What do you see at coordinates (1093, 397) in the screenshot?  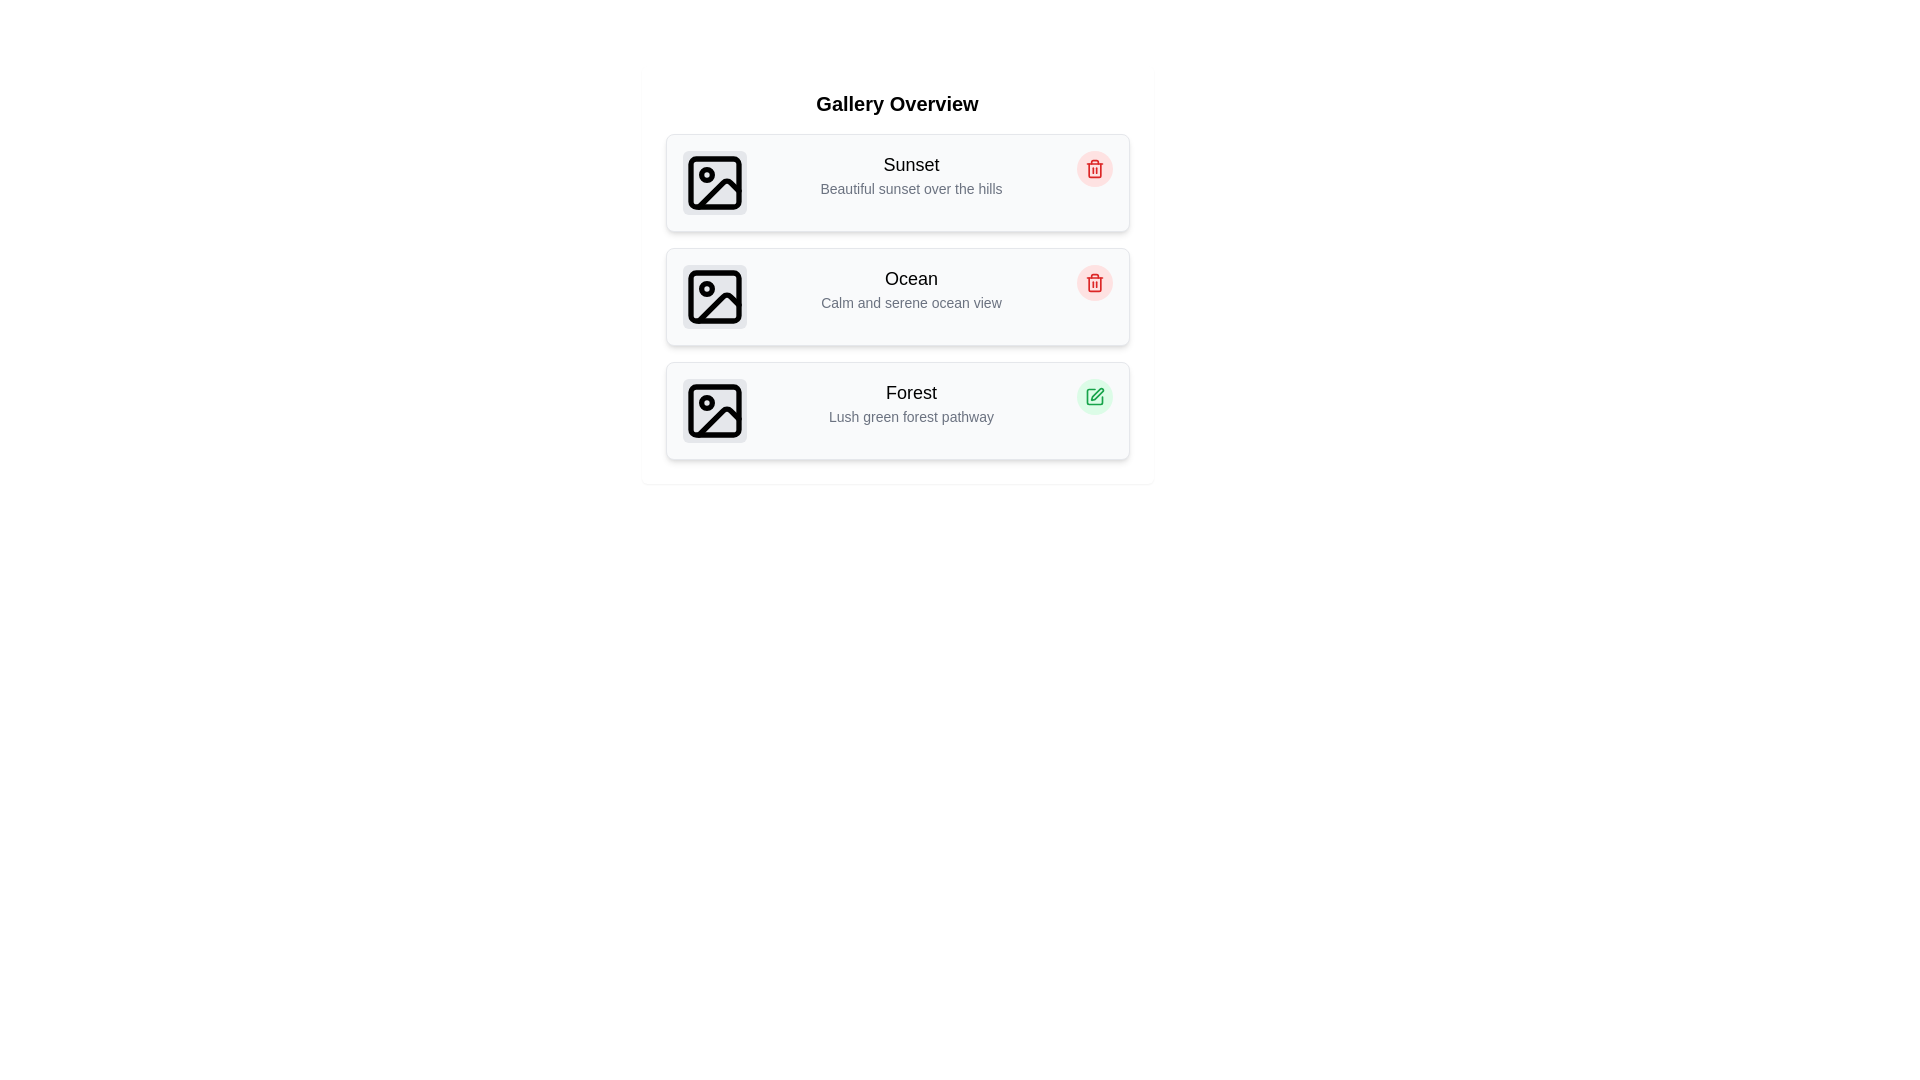 I see `the state indicator of the item Forest` at bounding box center [1093, 397].